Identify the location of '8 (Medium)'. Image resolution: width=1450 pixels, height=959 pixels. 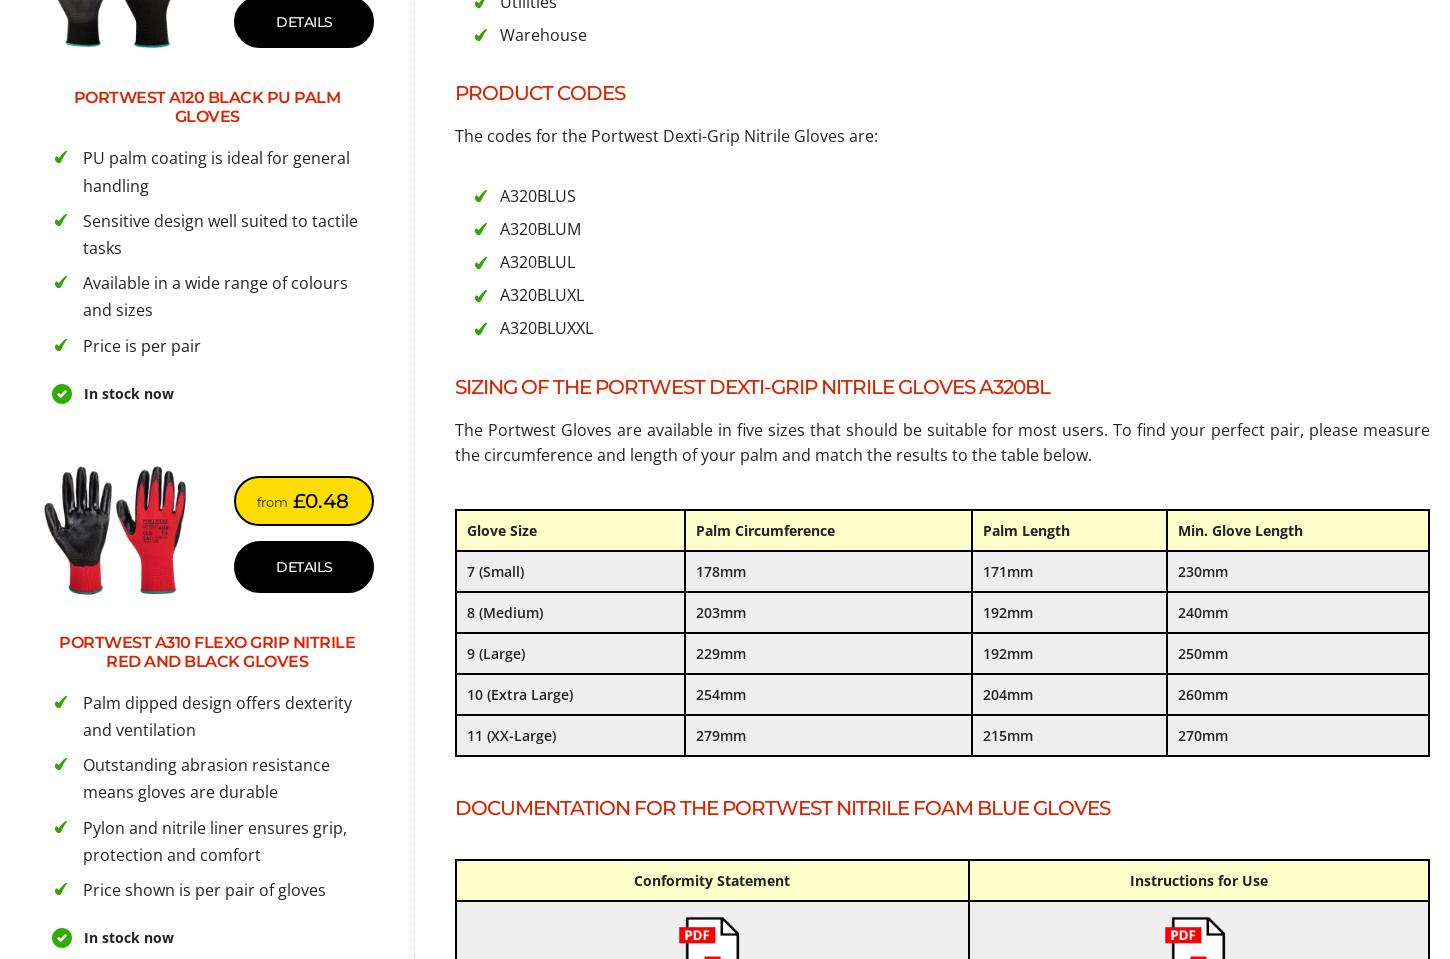
(505, 610).